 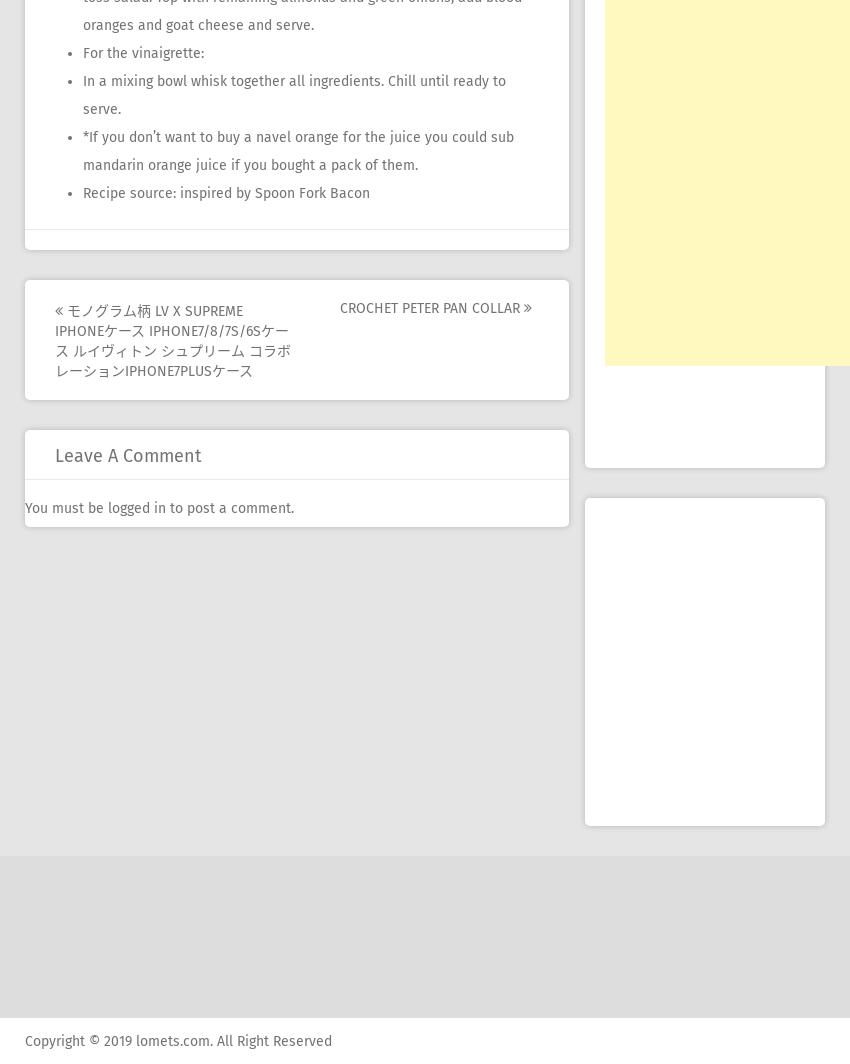 What do you see at coordinates (293, 95) in the screenshot?
I see `'In a mixing bowl whisk together all ingredients. Chill until ready to serve.'` at bounding box center [293, 95].